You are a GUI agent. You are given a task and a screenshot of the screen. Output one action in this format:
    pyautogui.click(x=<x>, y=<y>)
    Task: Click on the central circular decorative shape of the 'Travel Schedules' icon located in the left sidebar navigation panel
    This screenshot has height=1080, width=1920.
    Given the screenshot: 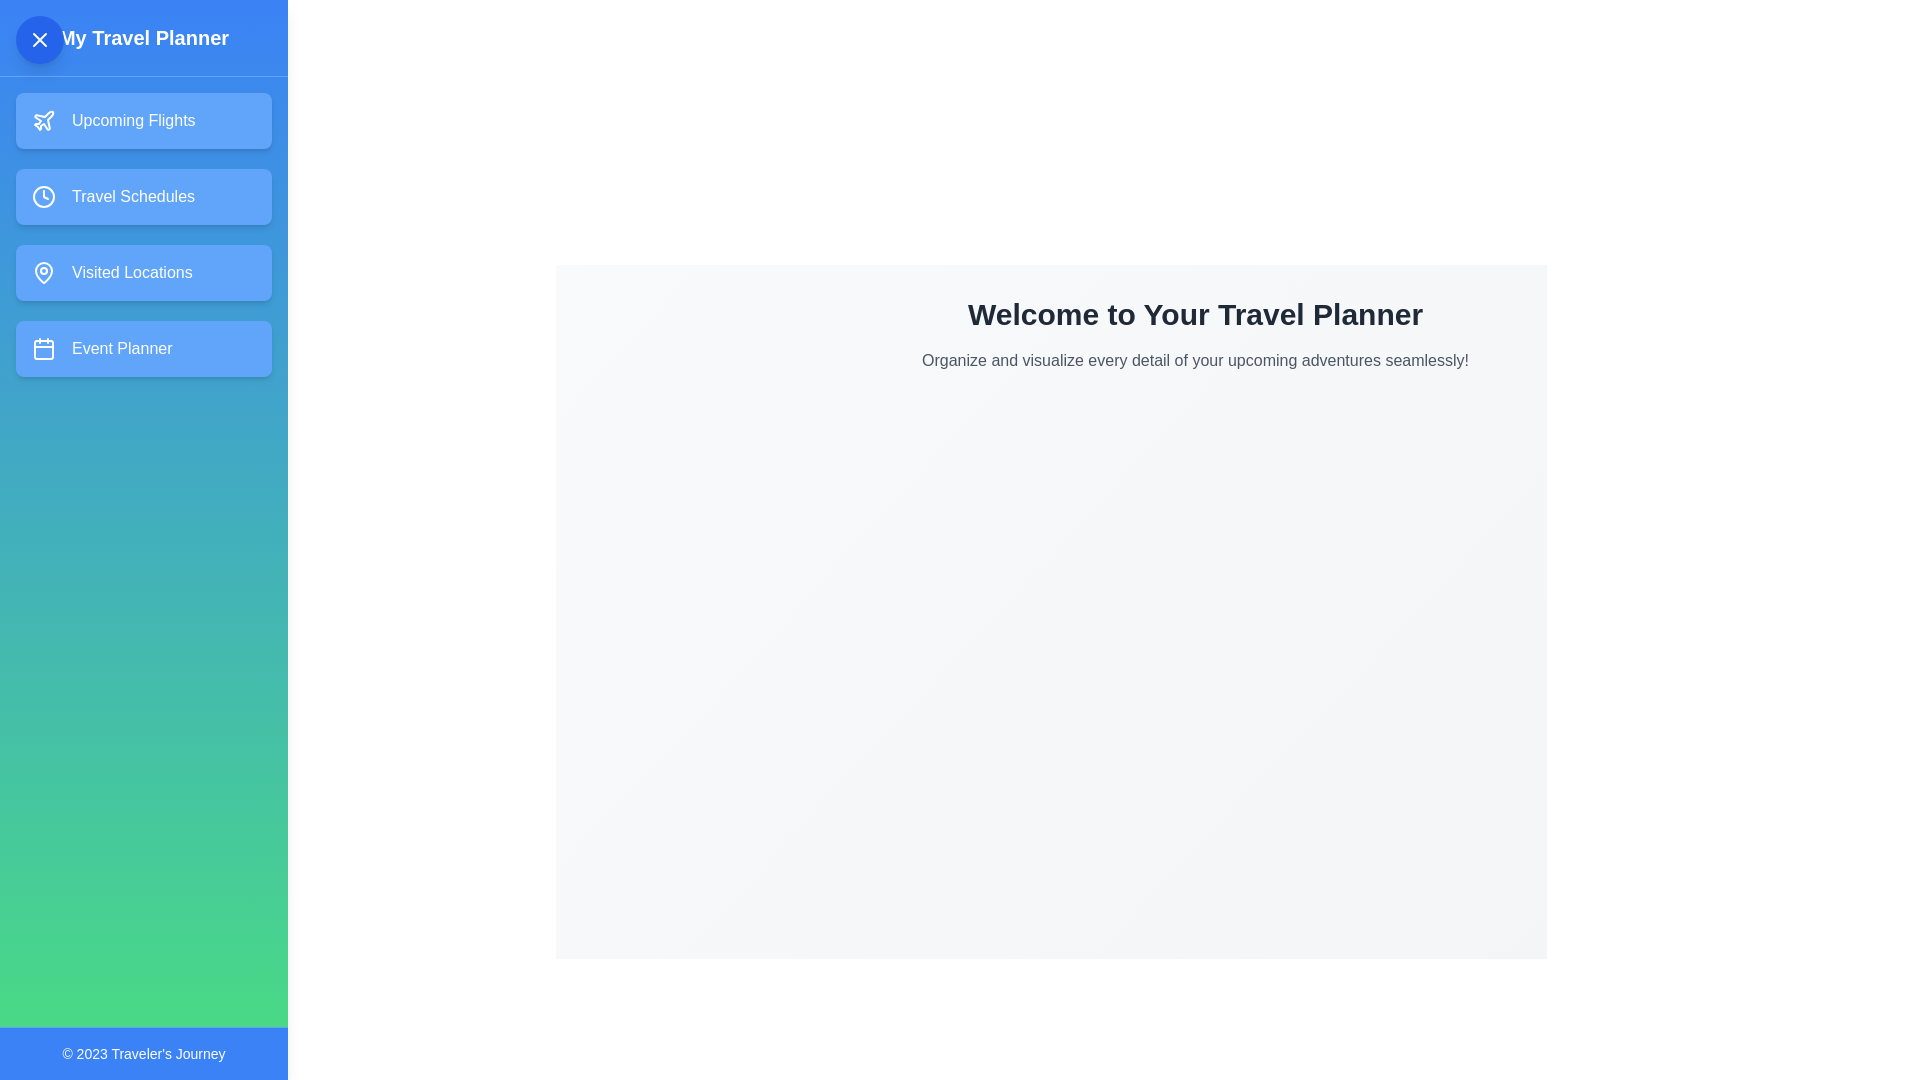 What is the action you would take?
    pyautogui.click(x=43, y=196)
    